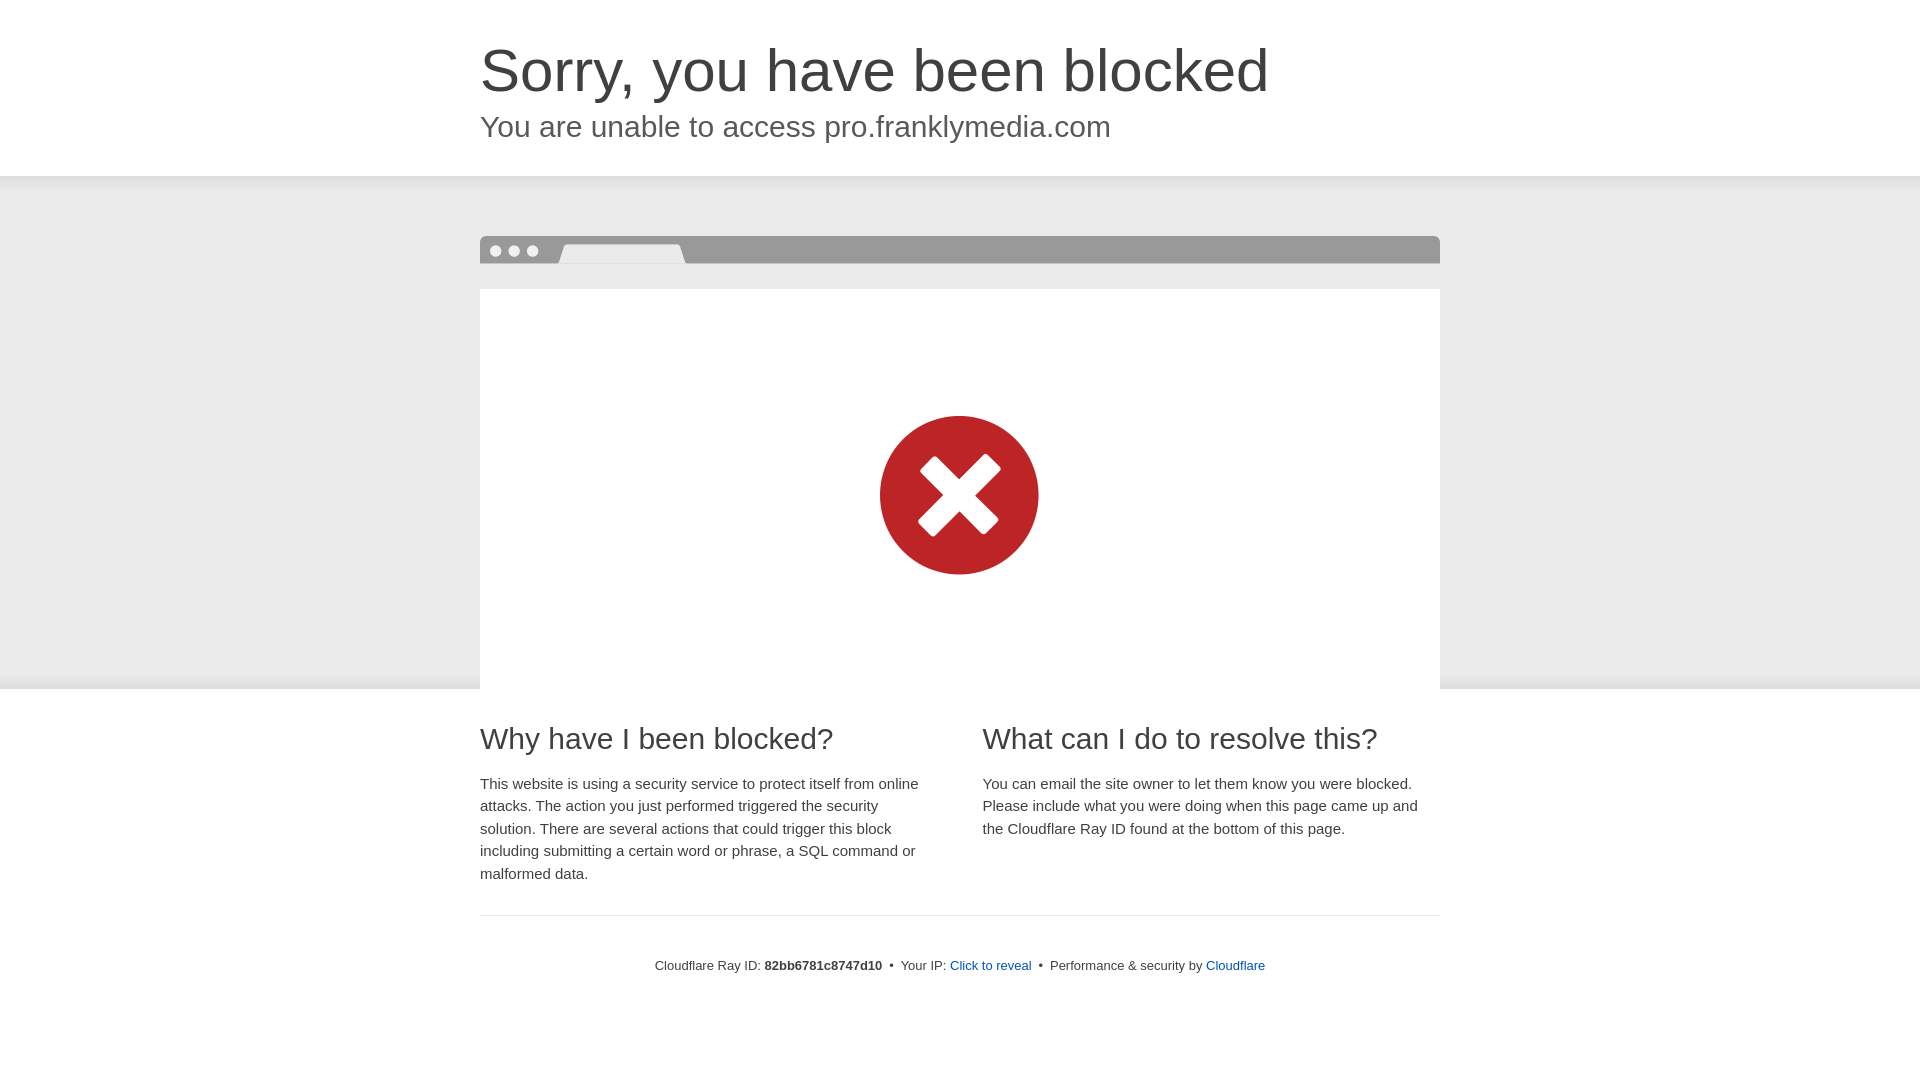 Image resolution: width=1920 pixels, height=1080 pixels. What do you see at coordinates (1234, 964) in the screenshot?
I see `'Cloudflare'` at bounding box center [1234, 964].